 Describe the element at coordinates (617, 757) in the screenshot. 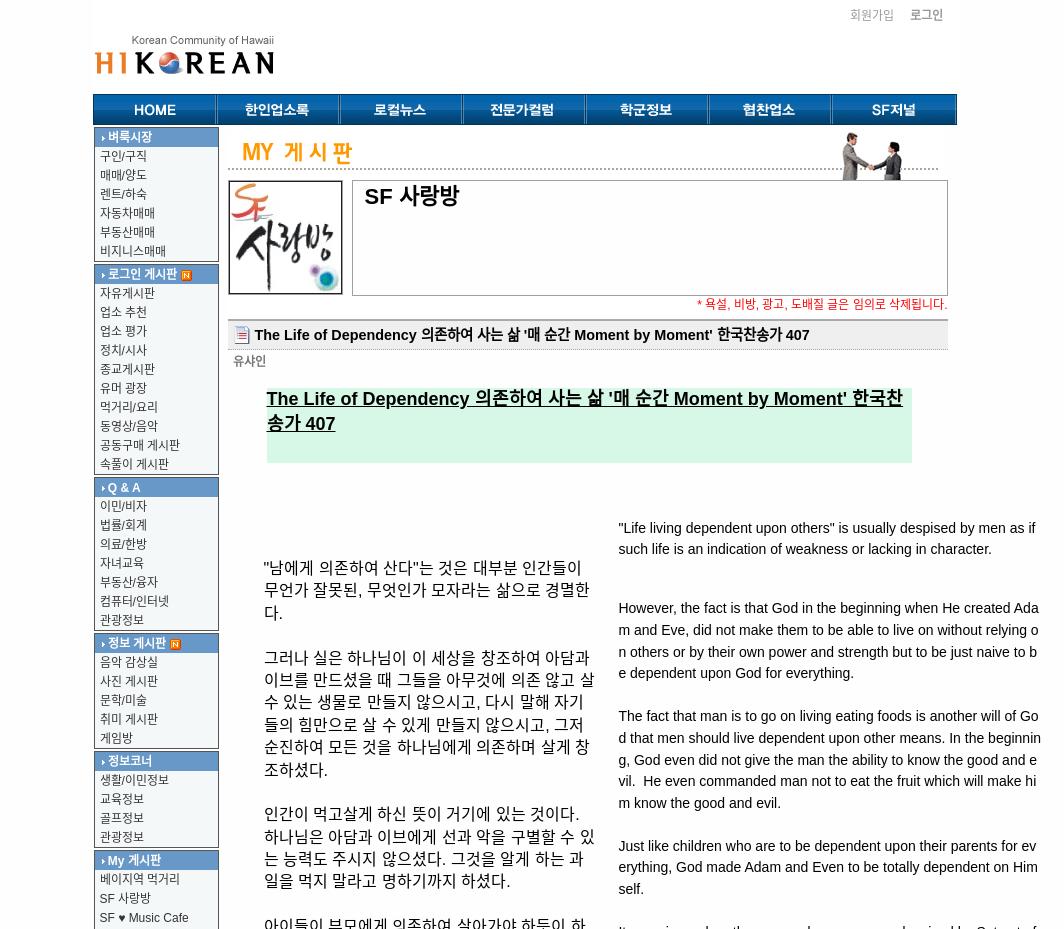

I see `'The fact that man is to go on living eating foods is another will of God 		that men should live dependent upon other means. In the beginning, God even did not give the man the ability to know the good and evil.  He even commanded man not 		to eat the fruit which will make him know the good and evil.'` at that location.